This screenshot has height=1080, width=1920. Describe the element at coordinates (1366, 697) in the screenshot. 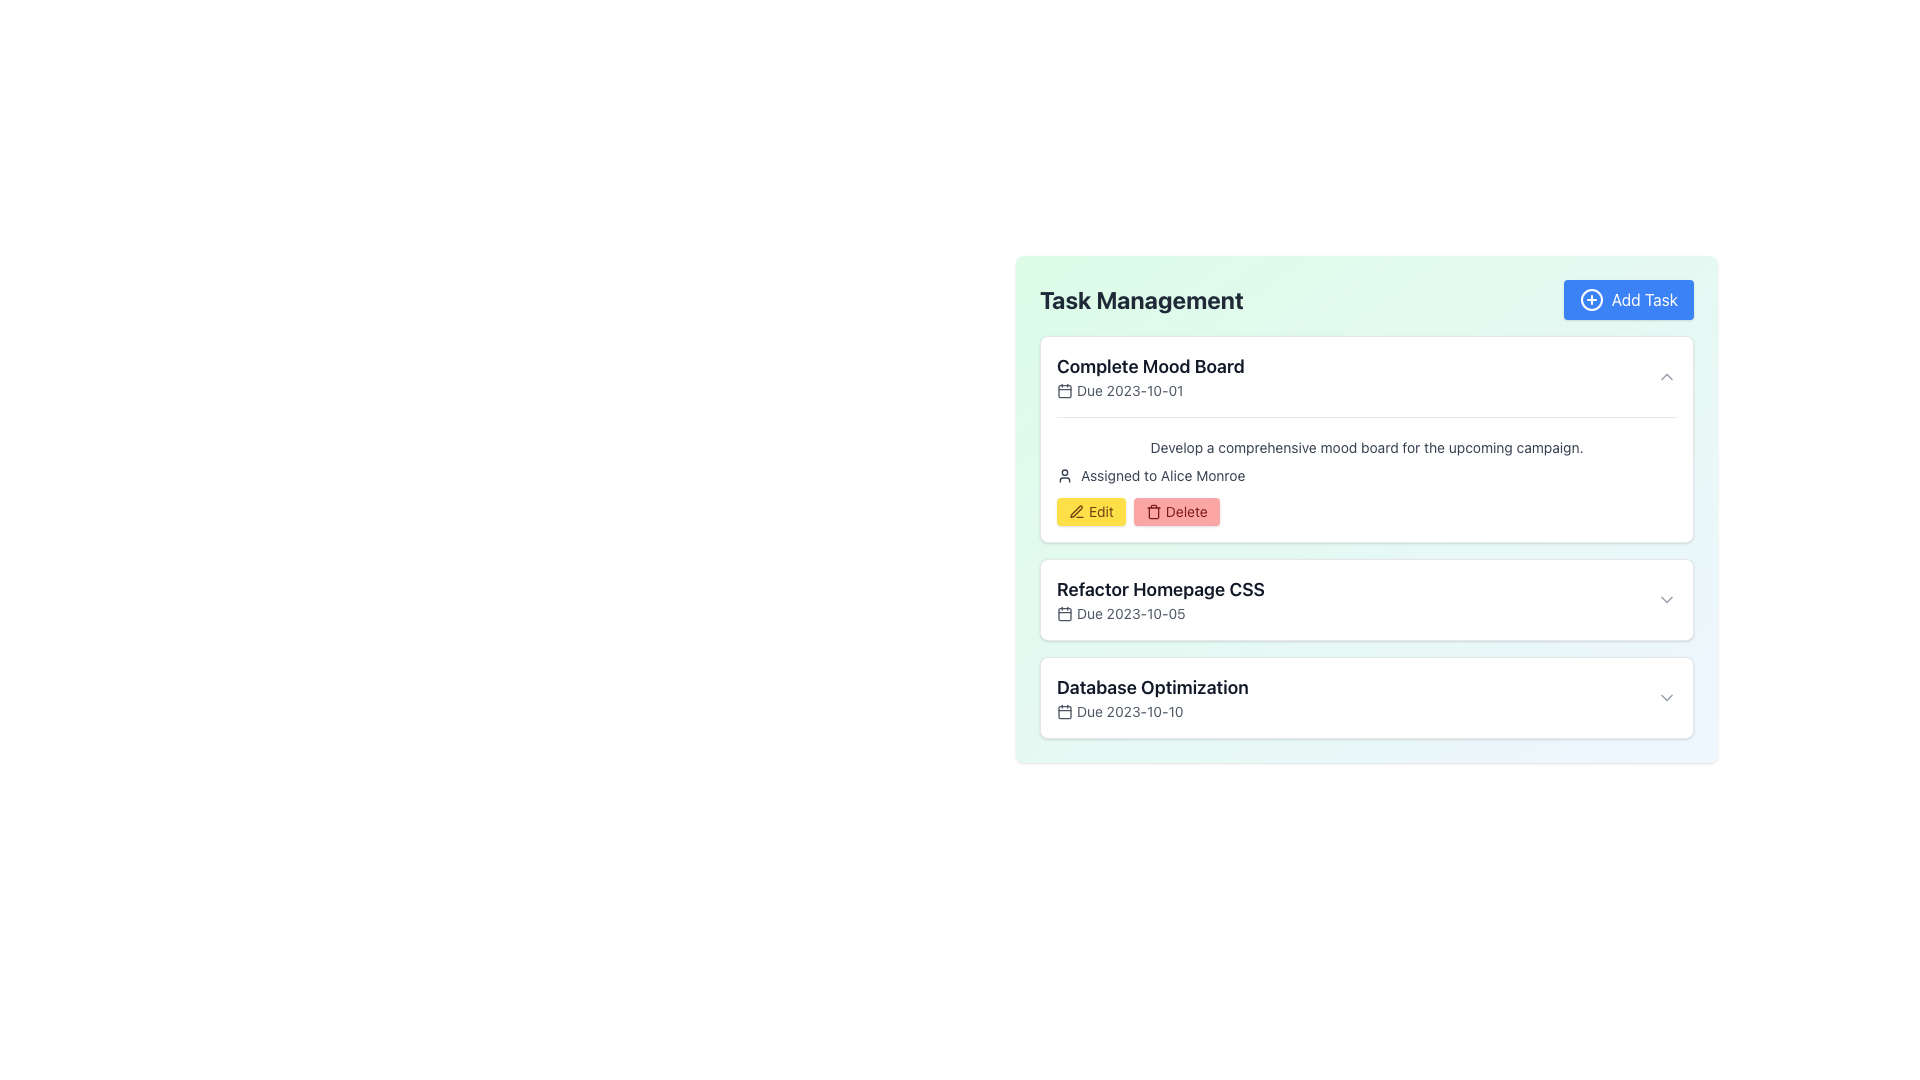

I see `the 'Database Optimization' task element in the task list` at that location.